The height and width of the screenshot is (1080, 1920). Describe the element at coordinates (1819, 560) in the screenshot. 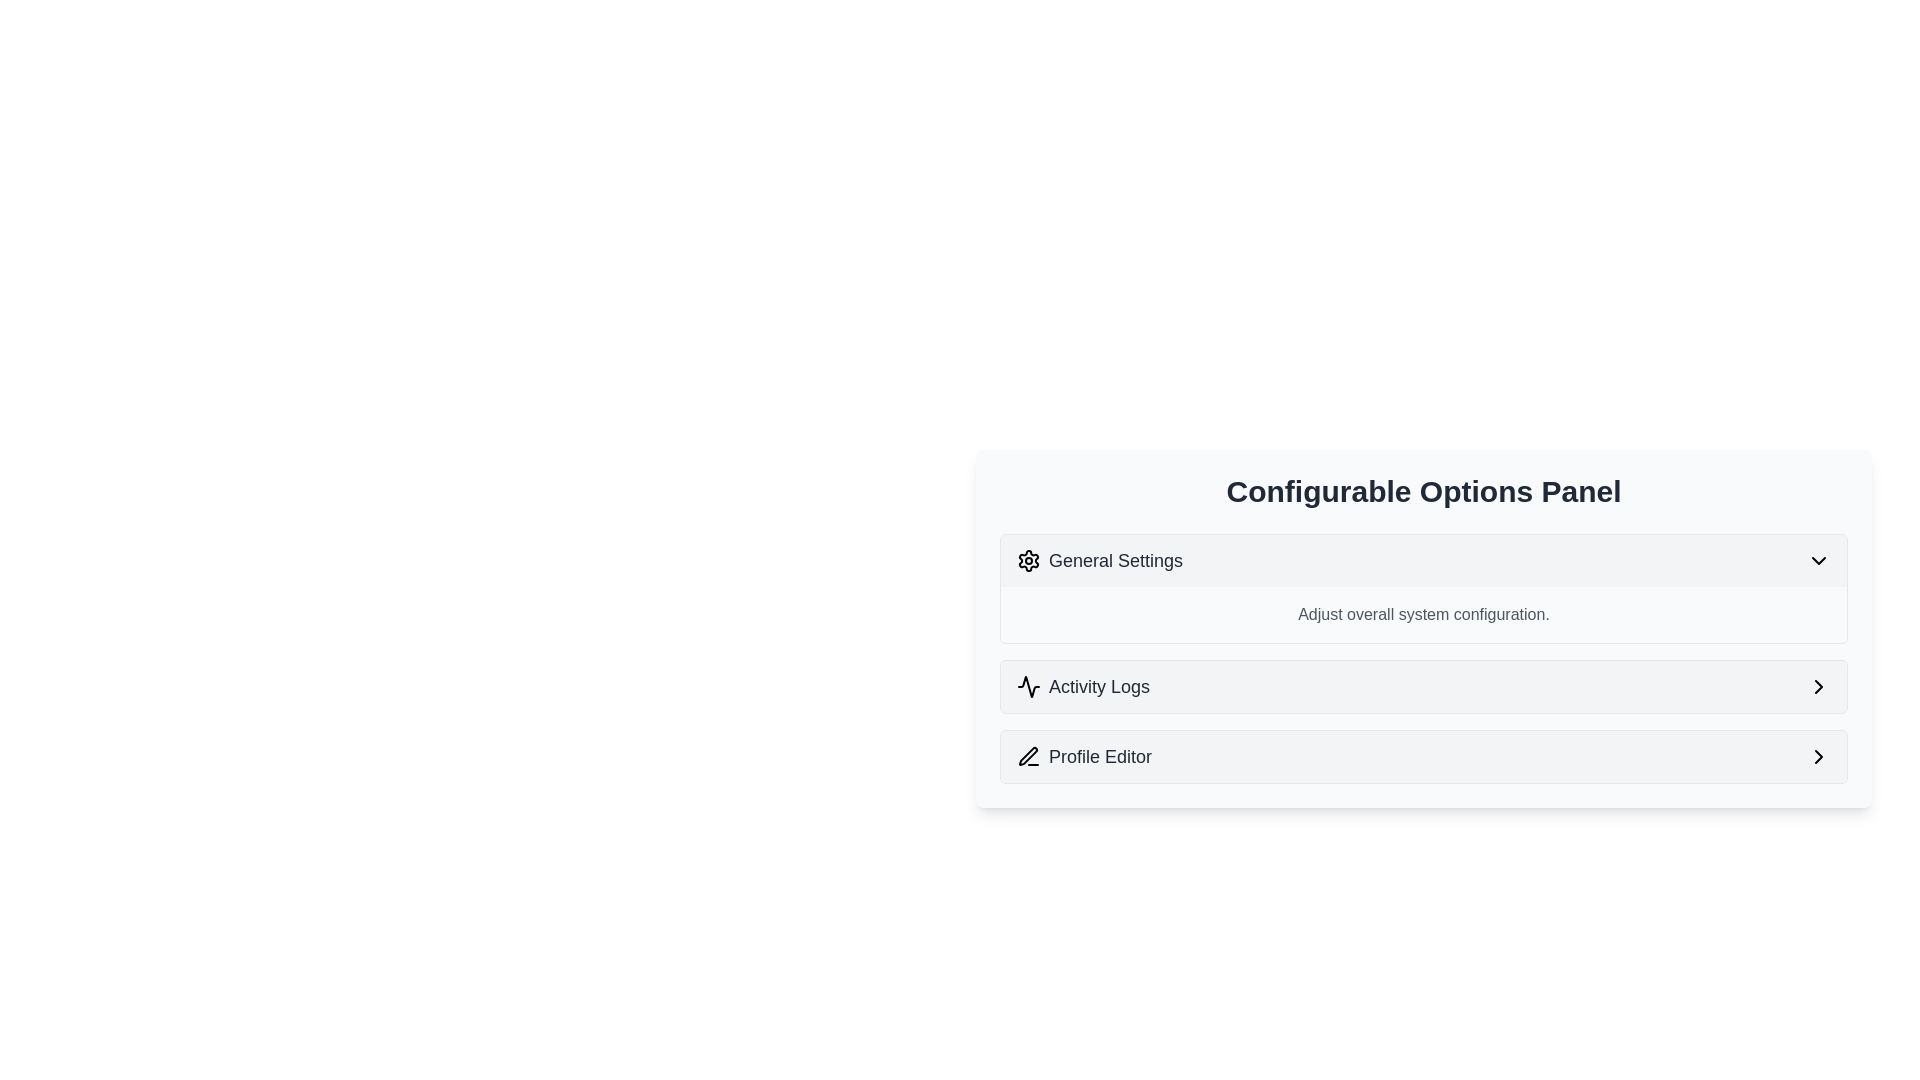

I see `the downward-pointing chevron icon located at the far-right of the 'General Settings' button` at that location.